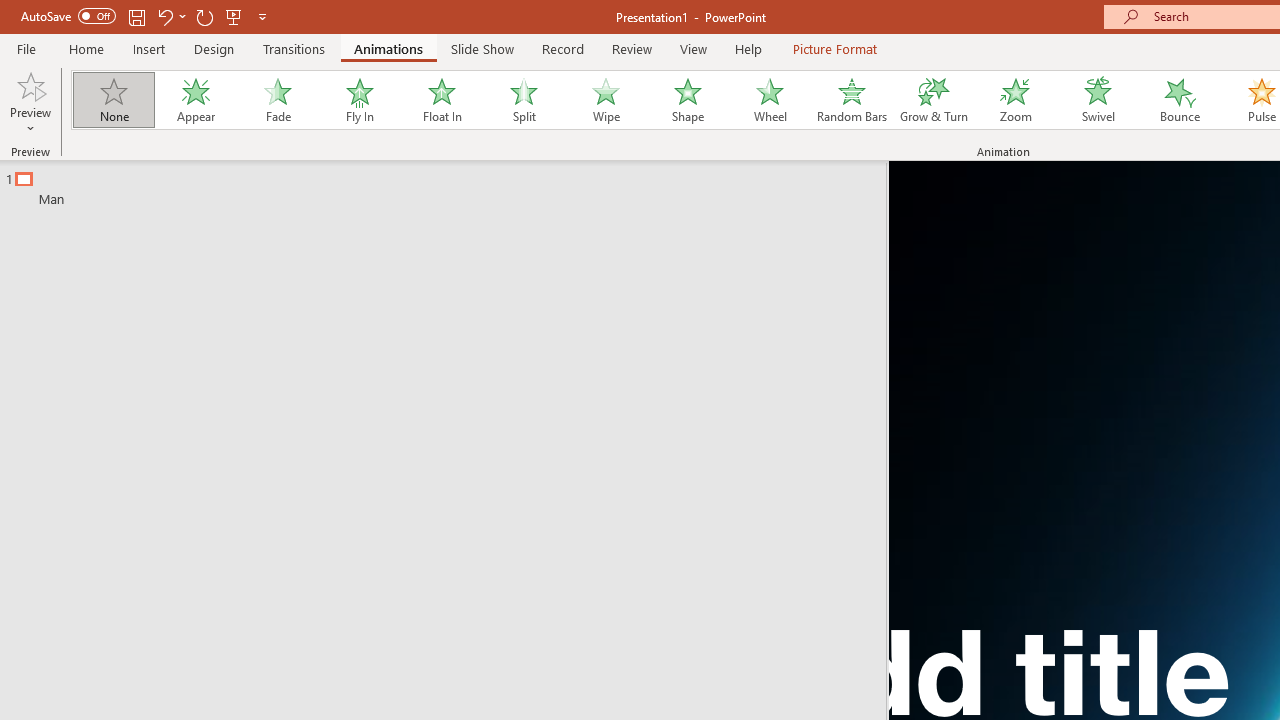  What do you see at coordinates (769, 100) in the screenshot?
I see `'Wheel'` at bounding box center [769, 100].